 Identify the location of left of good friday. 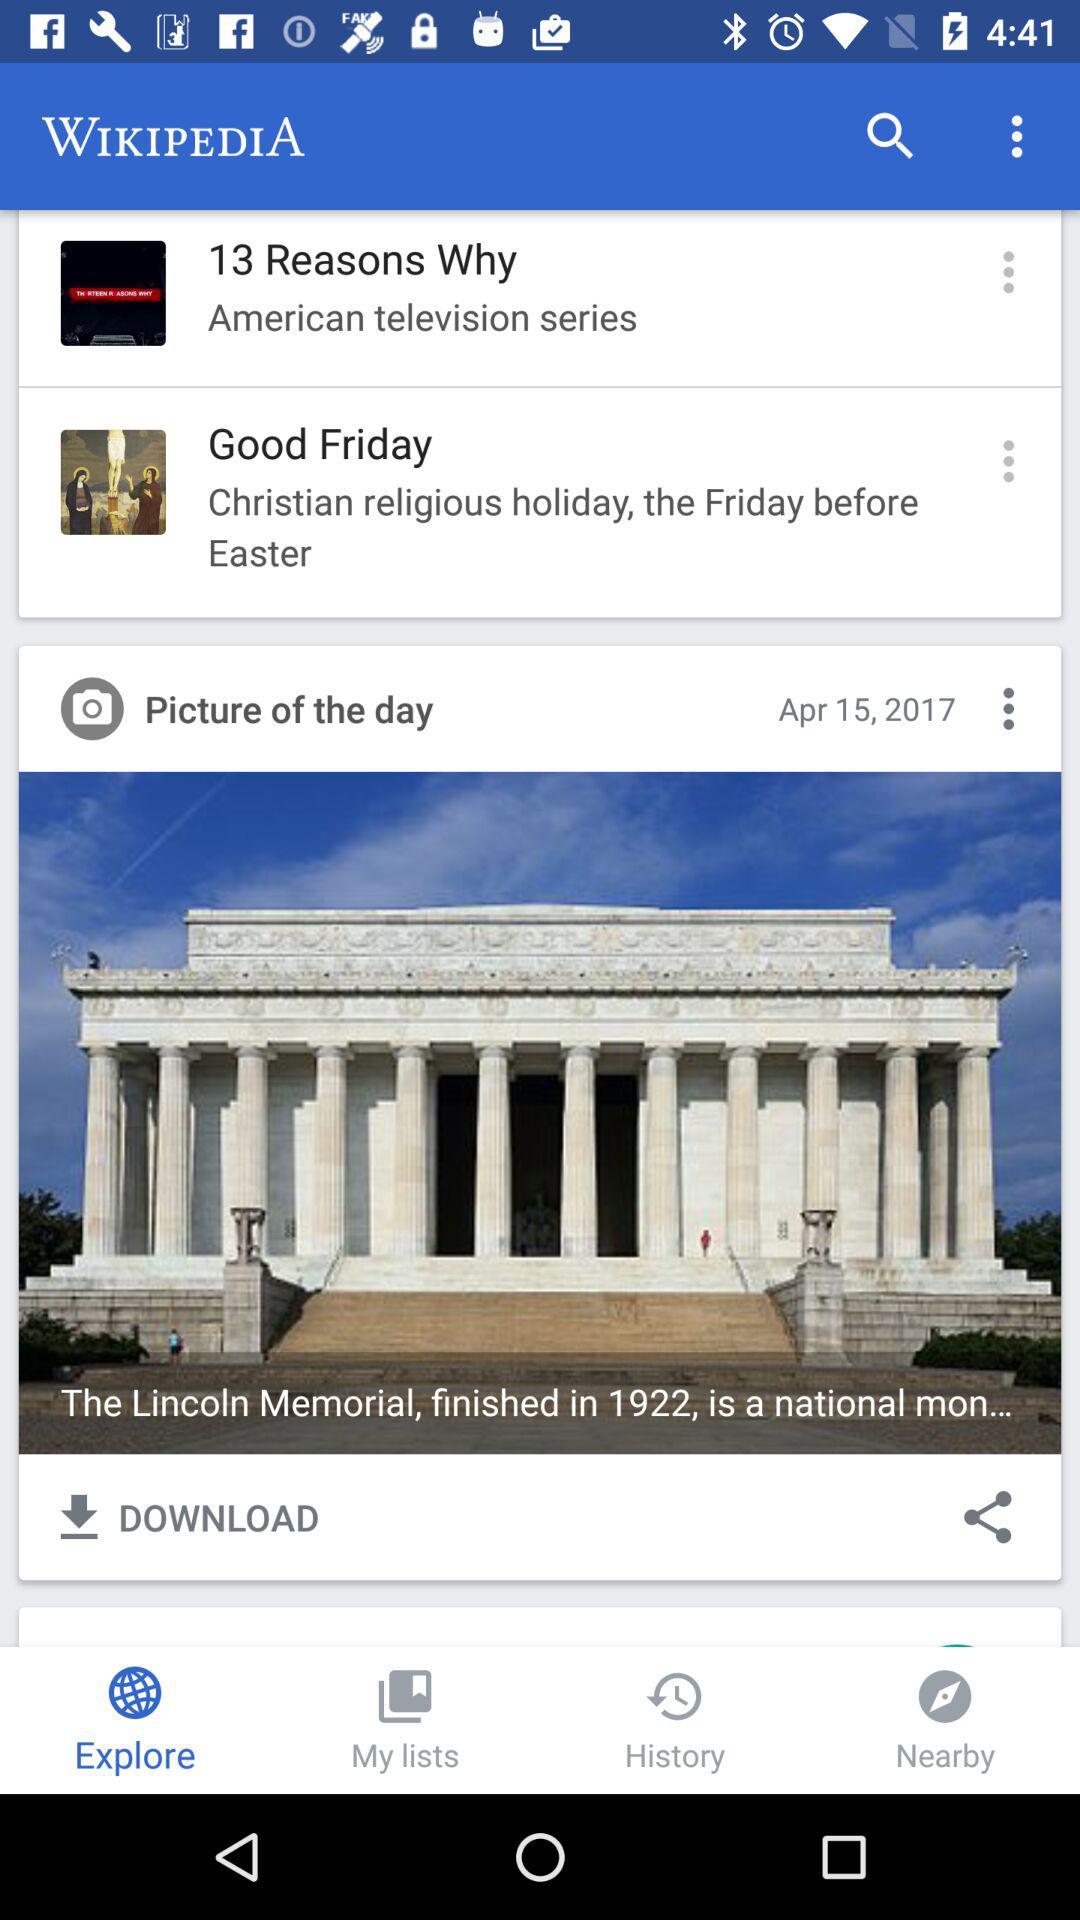
(113, 482).